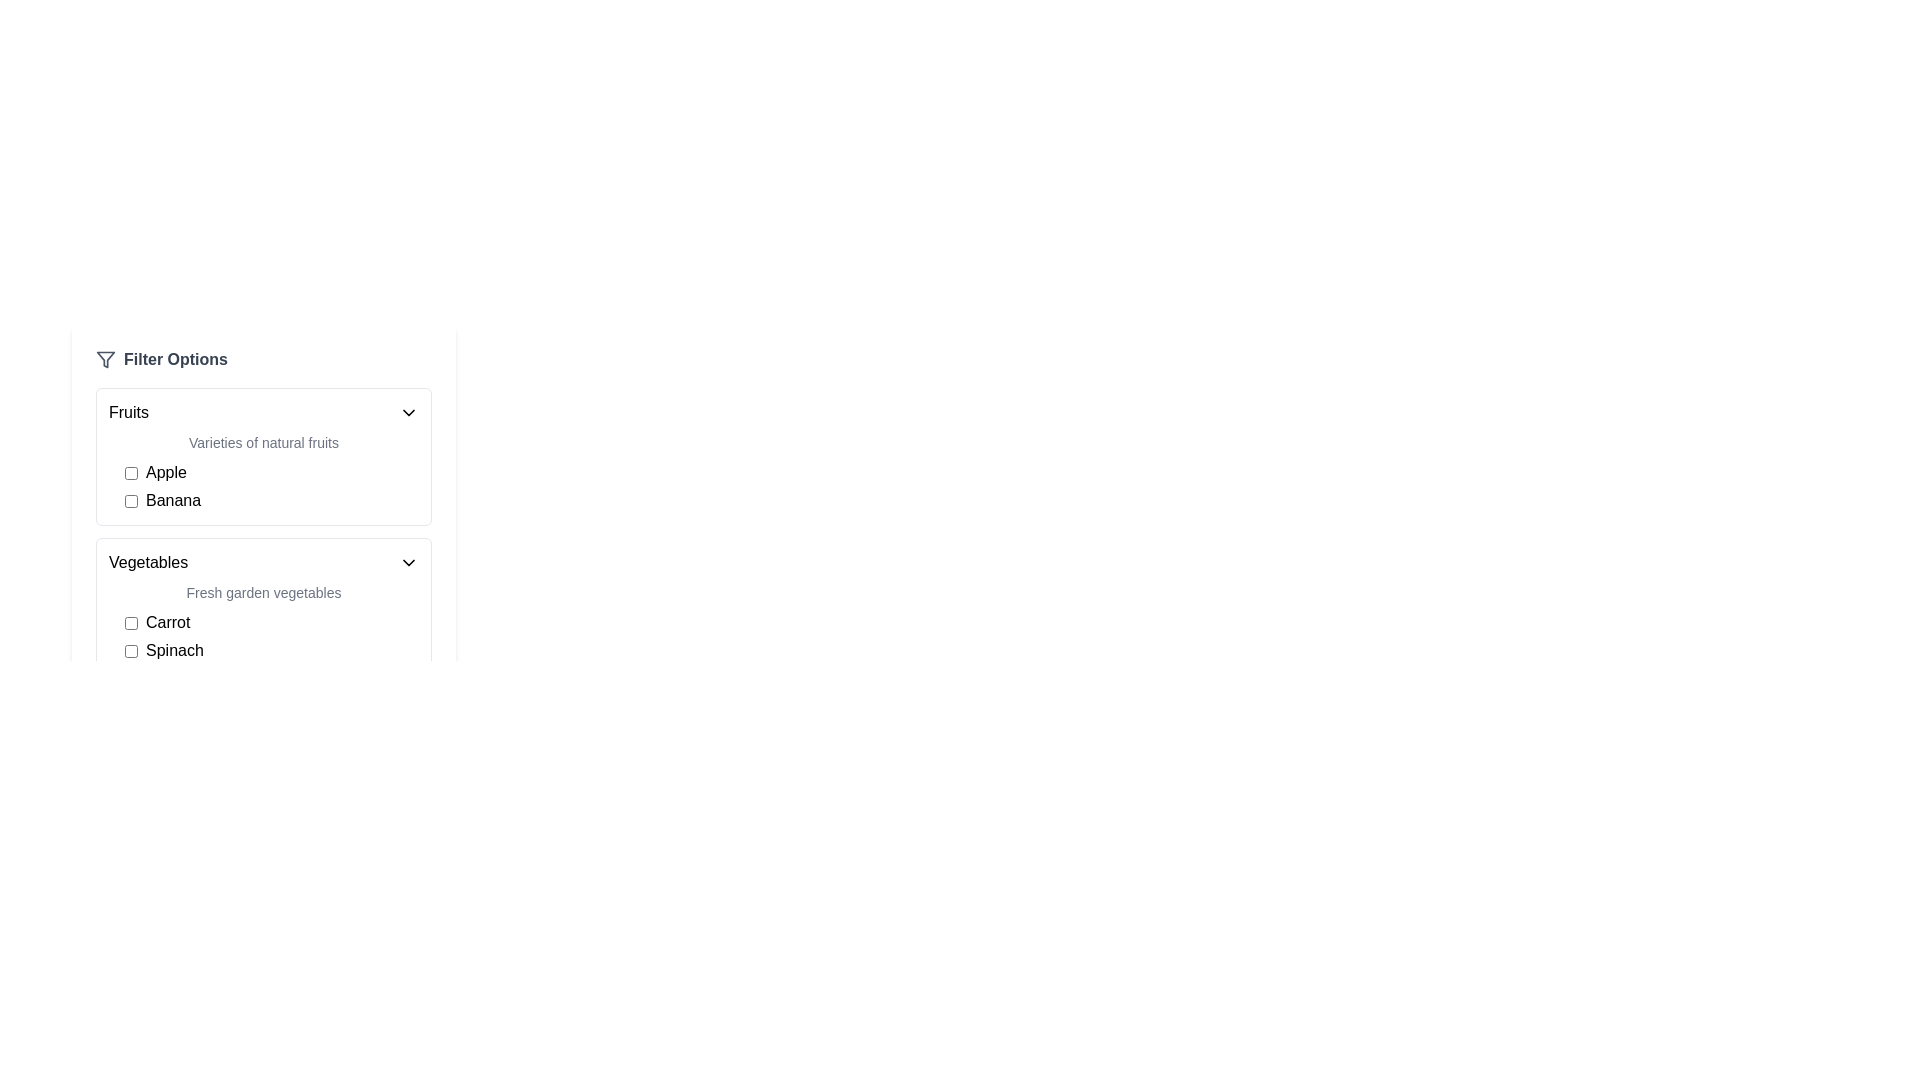  I want to click on the downward-pointing chevron icon adjacent to the 'Vegetables' label, so click(407, 563).